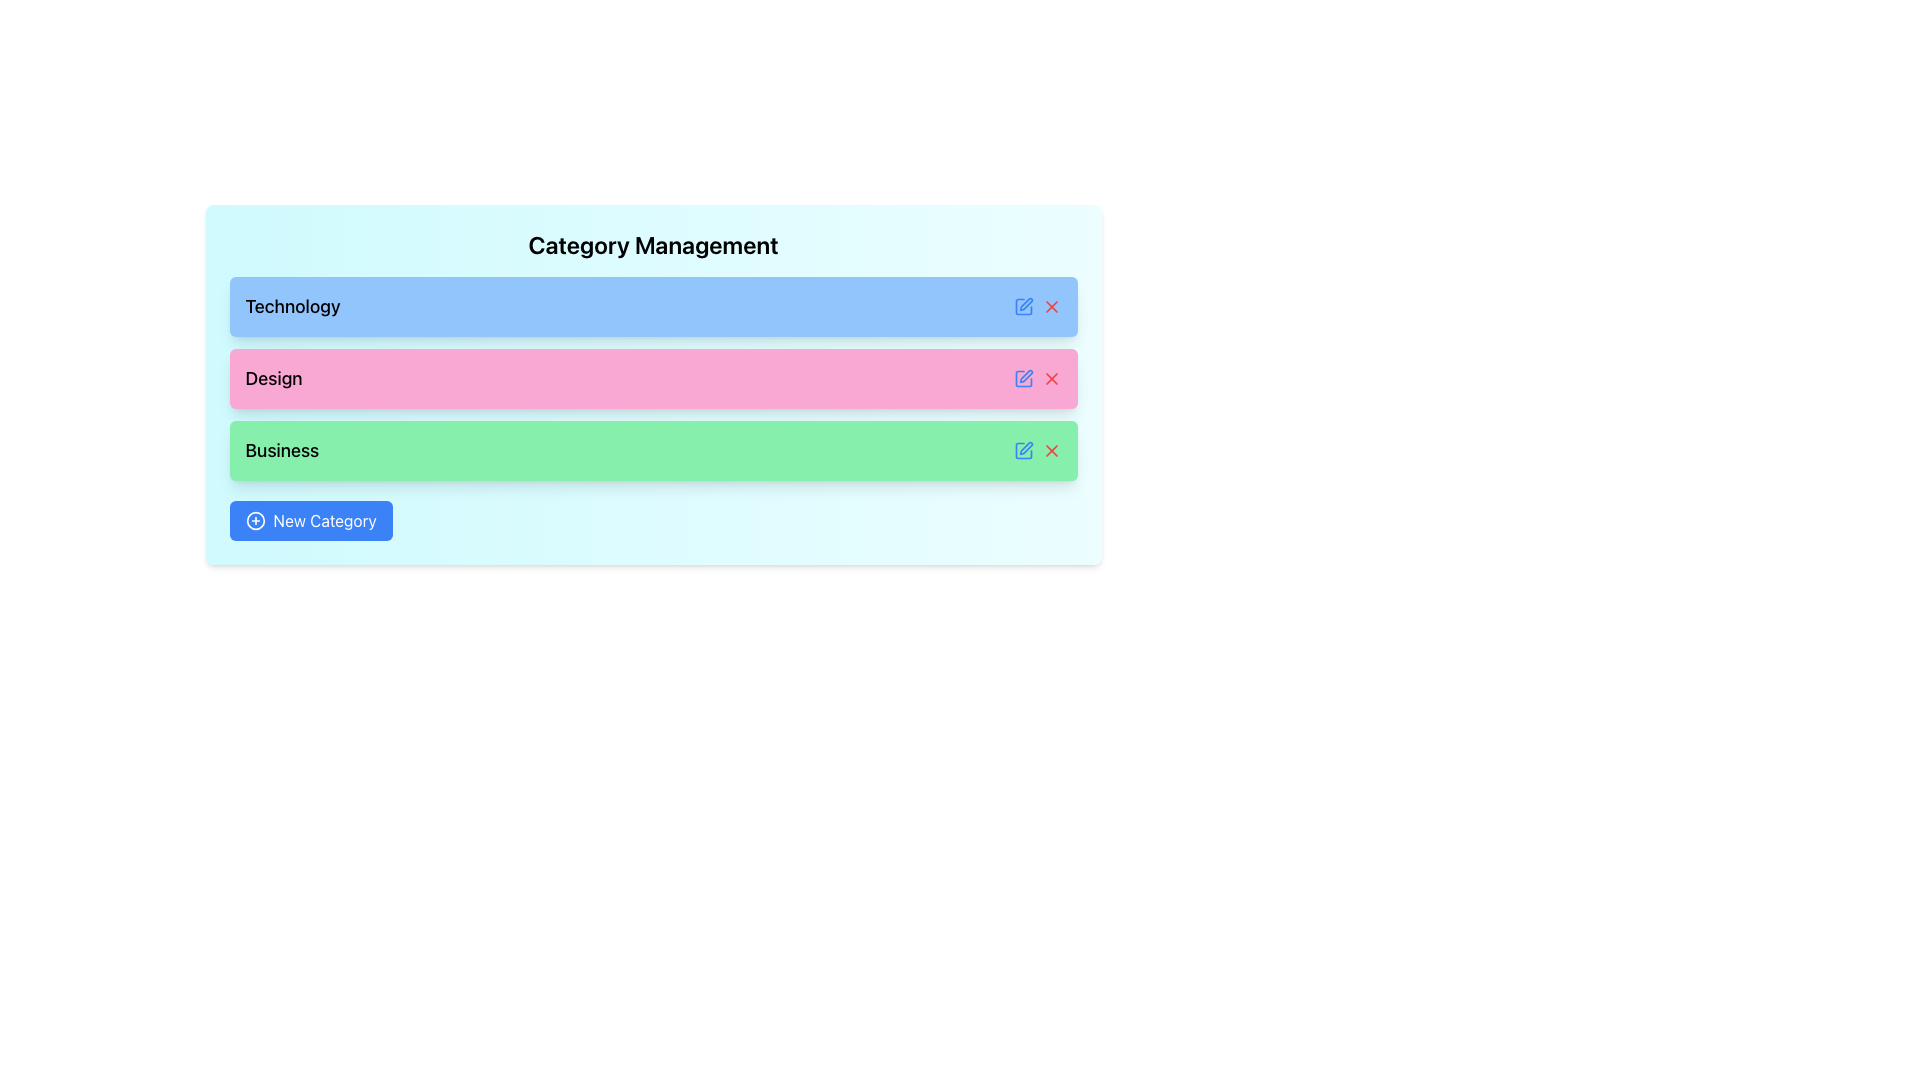 The width and height of the screenshot is (1920, 1080). What do you see at coordinates (1050, 451) in the screenshot?
I see `the delete icon located in the bottom-right corner of the green 'Business' category box` at bounding box center [1050, 451].